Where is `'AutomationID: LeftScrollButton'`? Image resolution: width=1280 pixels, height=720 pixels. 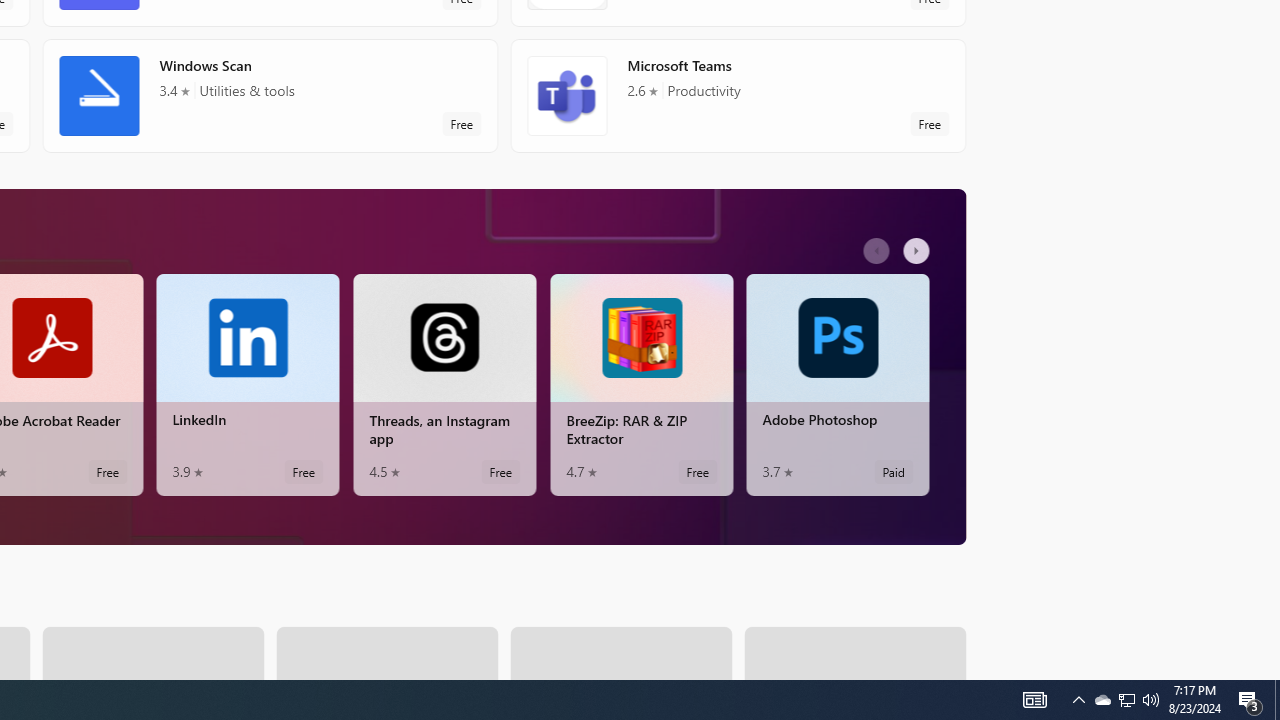
'AutomationID: LeftScrollButton' is located at coordinates (878, 249).